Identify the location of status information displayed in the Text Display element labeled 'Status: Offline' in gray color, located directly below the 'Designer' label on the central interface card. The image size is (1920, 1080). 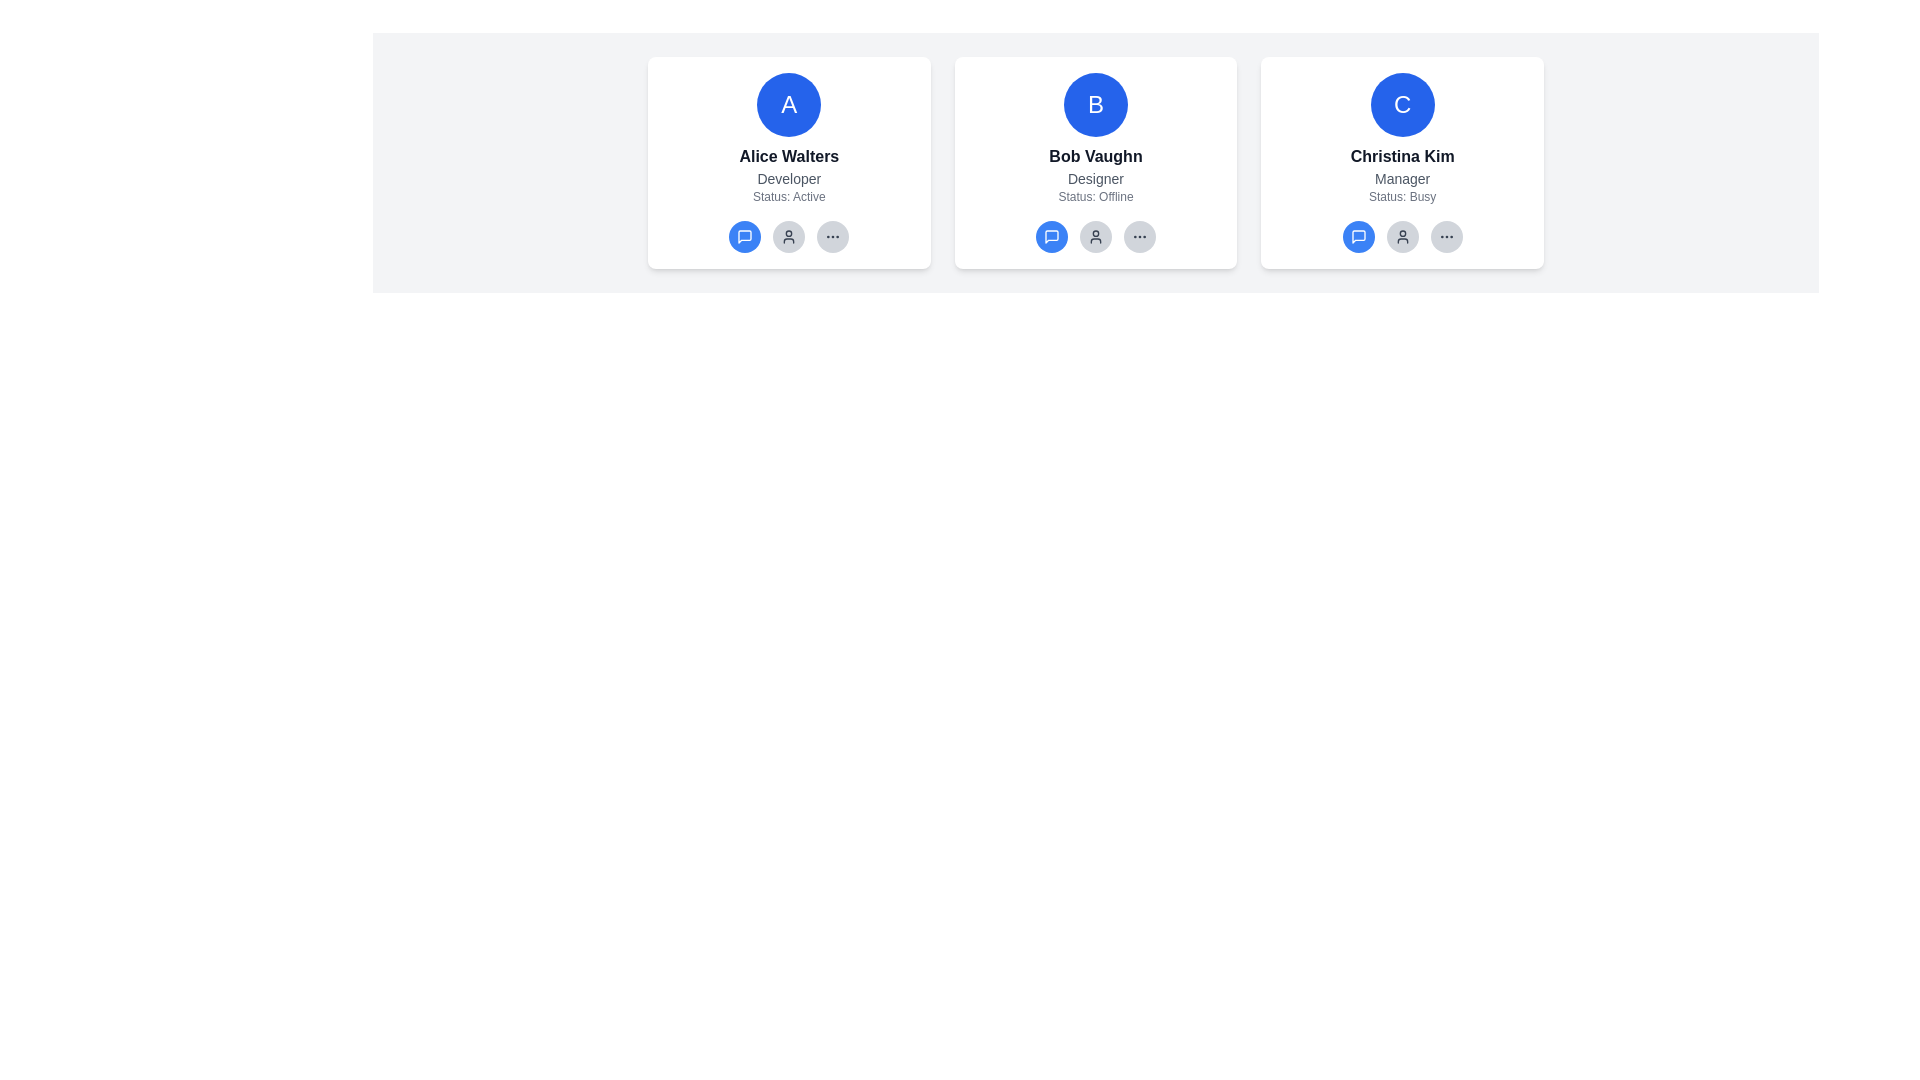
(1094, 196).